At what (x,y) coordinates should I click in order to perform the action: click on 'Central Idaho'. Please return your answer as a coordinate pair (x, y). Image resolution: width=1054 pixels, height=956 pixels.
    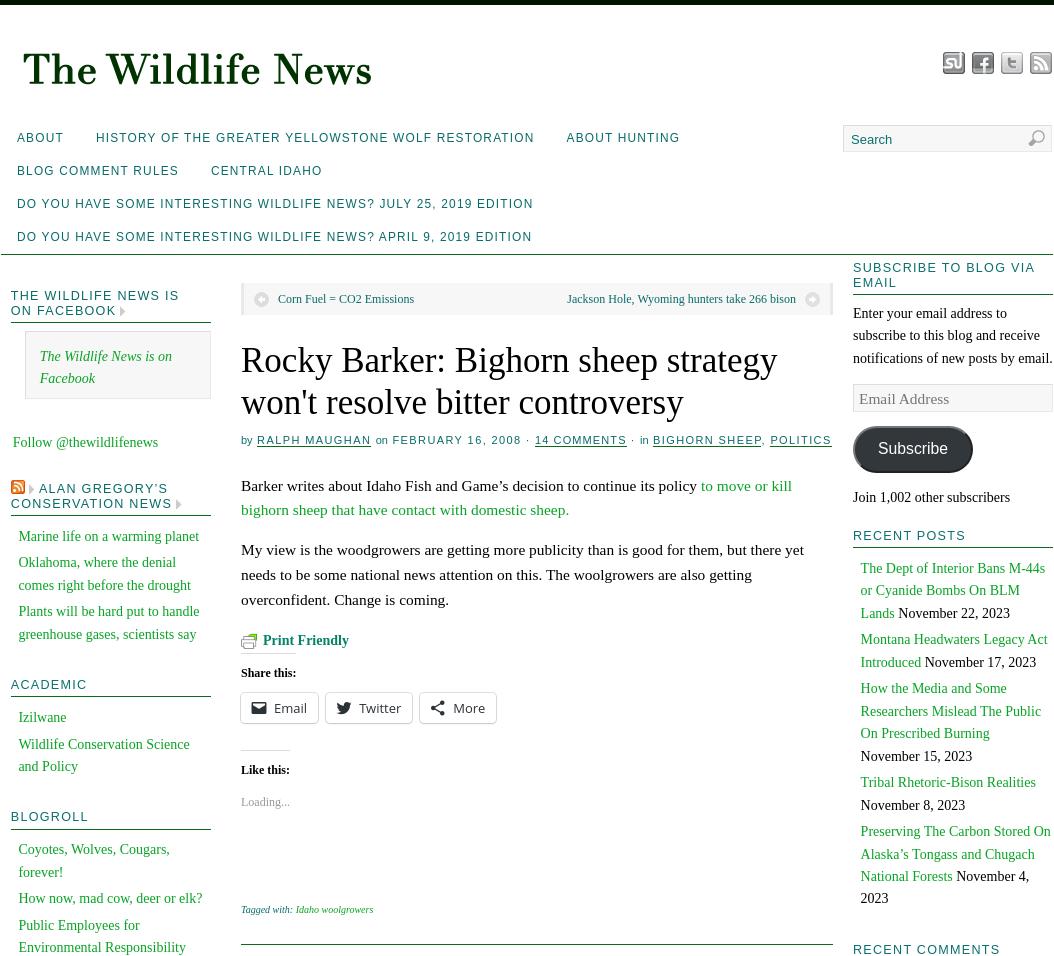
    Looking at the image, I should click on (265, 171).